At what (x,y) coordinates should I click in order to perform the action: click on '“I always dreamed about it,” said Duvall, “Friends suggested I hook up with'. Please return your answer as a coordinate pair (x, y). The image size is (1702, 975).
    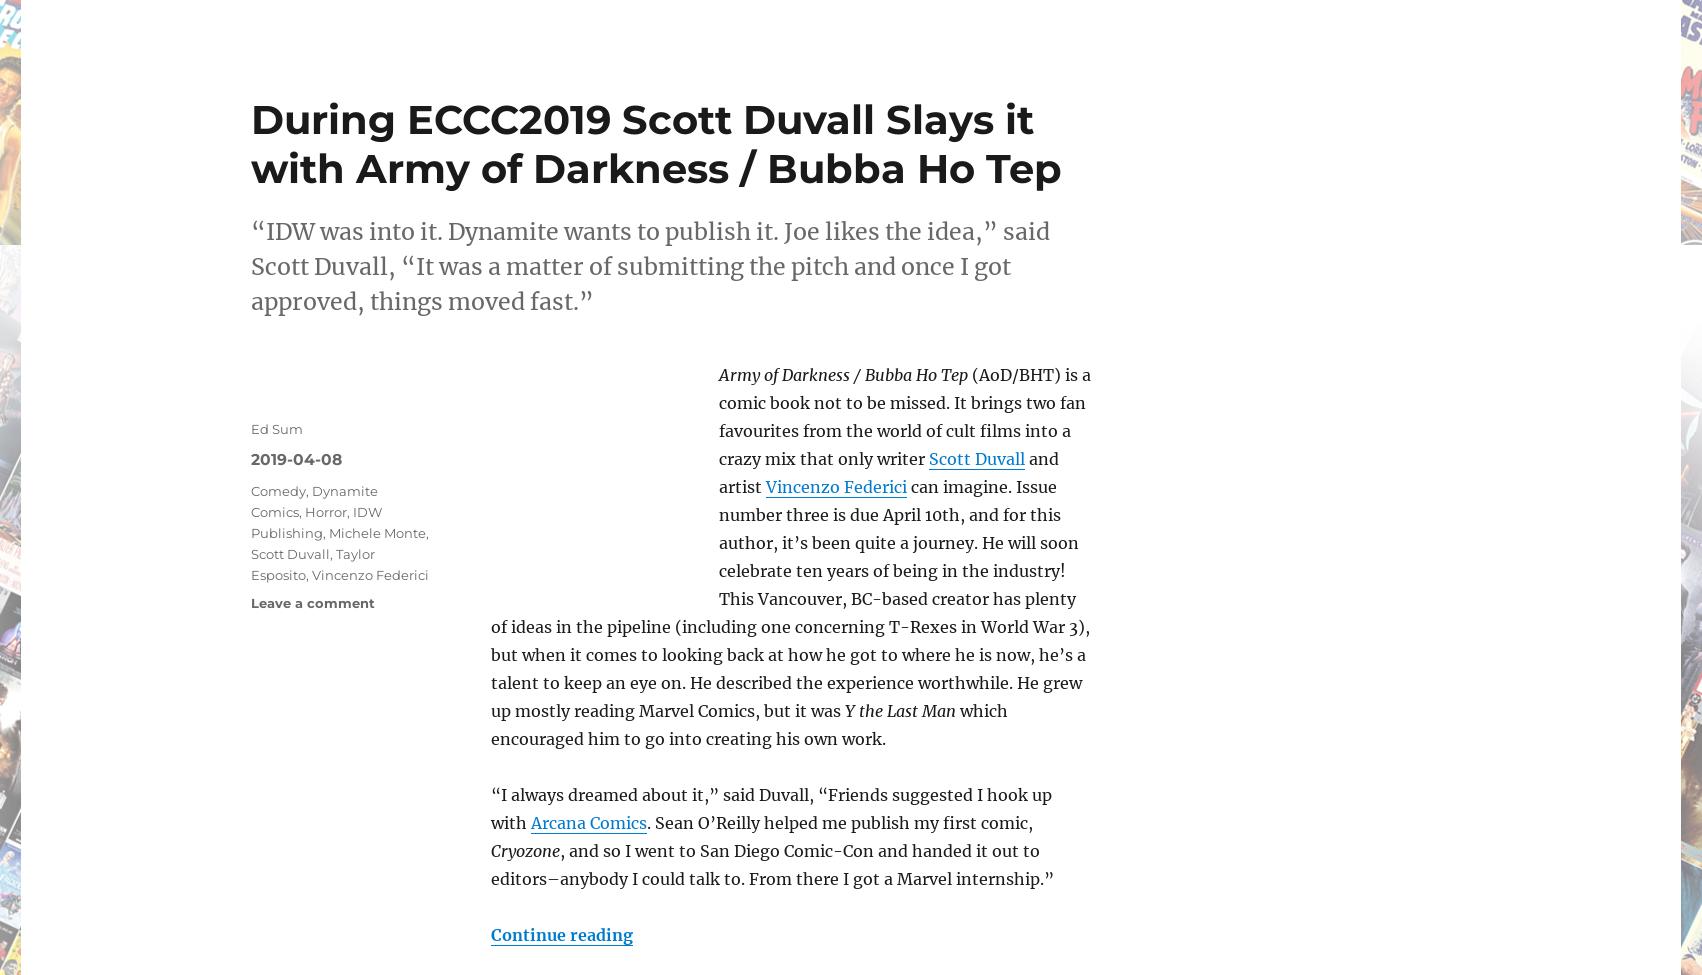
    Looking at the image, I should click on (490, 808).